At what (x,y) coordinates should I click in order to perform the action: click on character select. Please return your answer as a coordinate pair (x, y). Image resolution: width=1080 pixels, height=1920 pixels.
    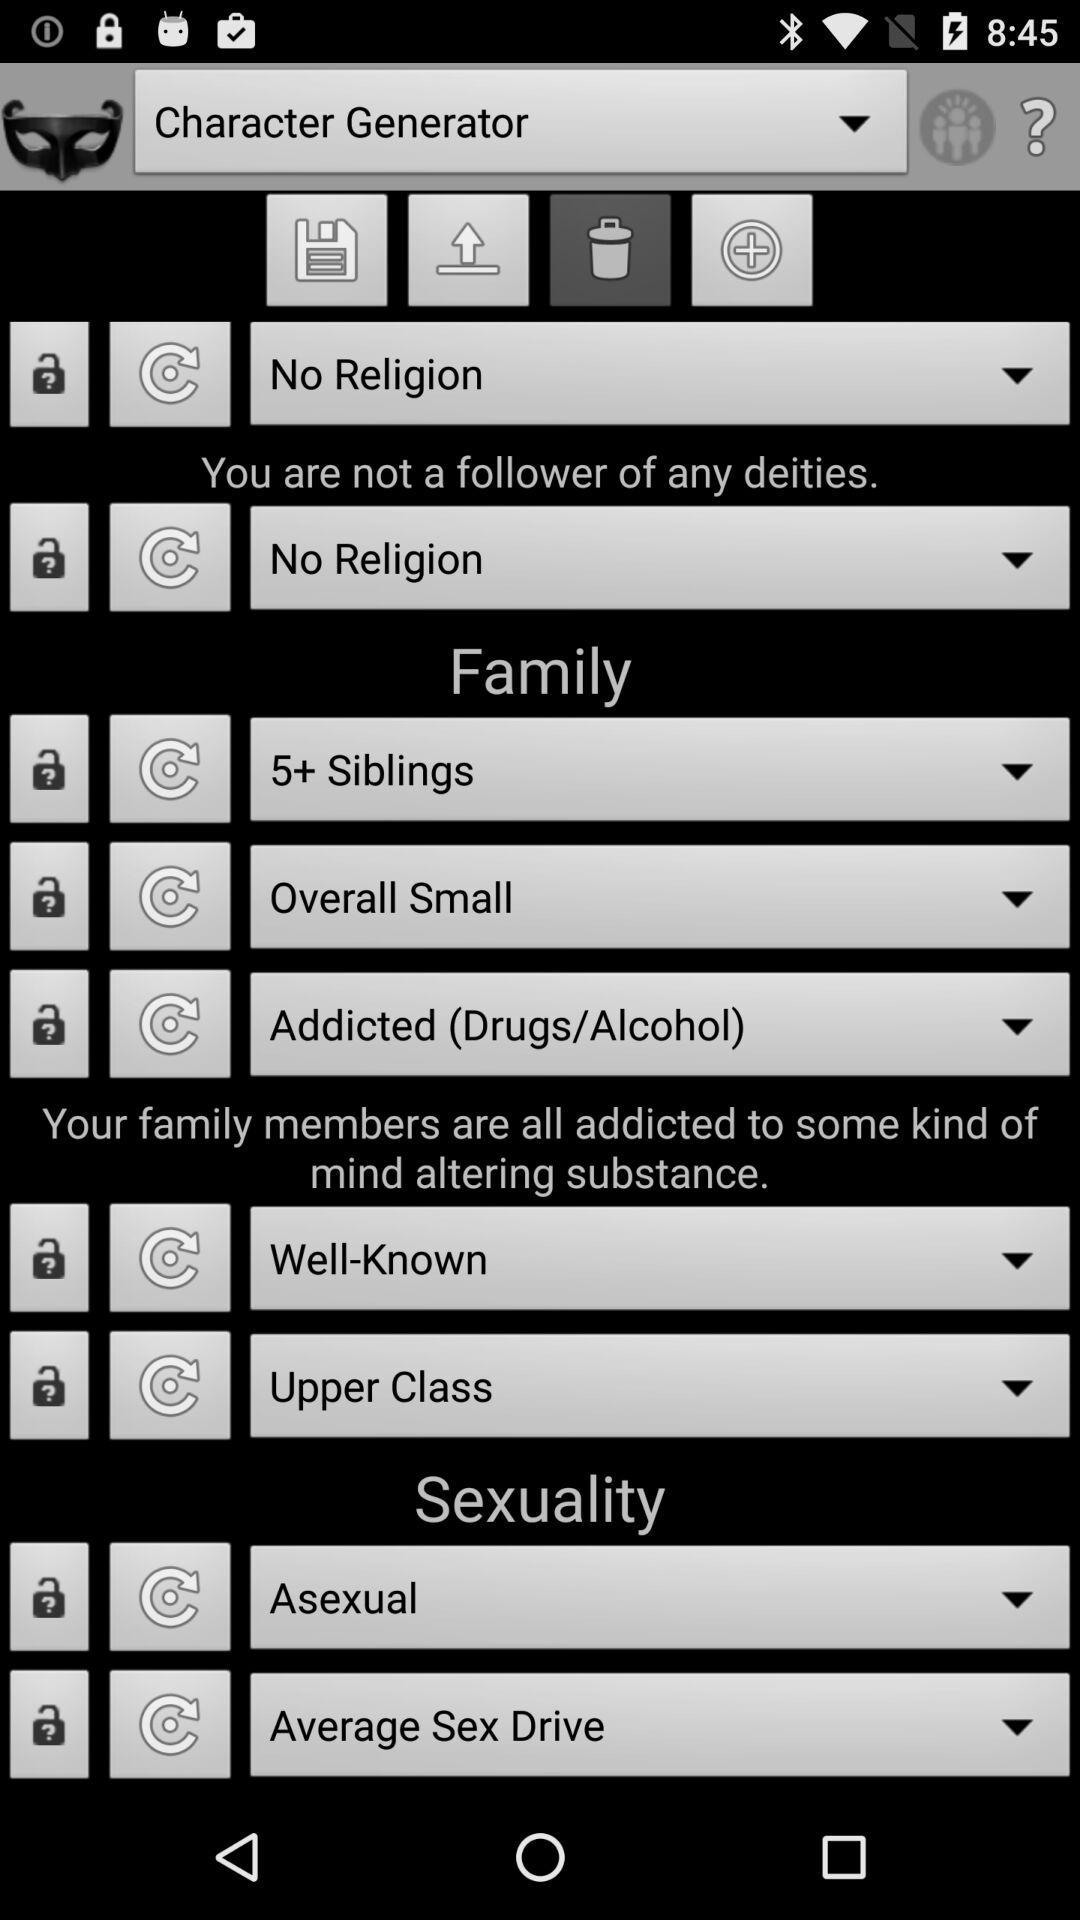
    Looking at the image, I should click on (169, 1729).